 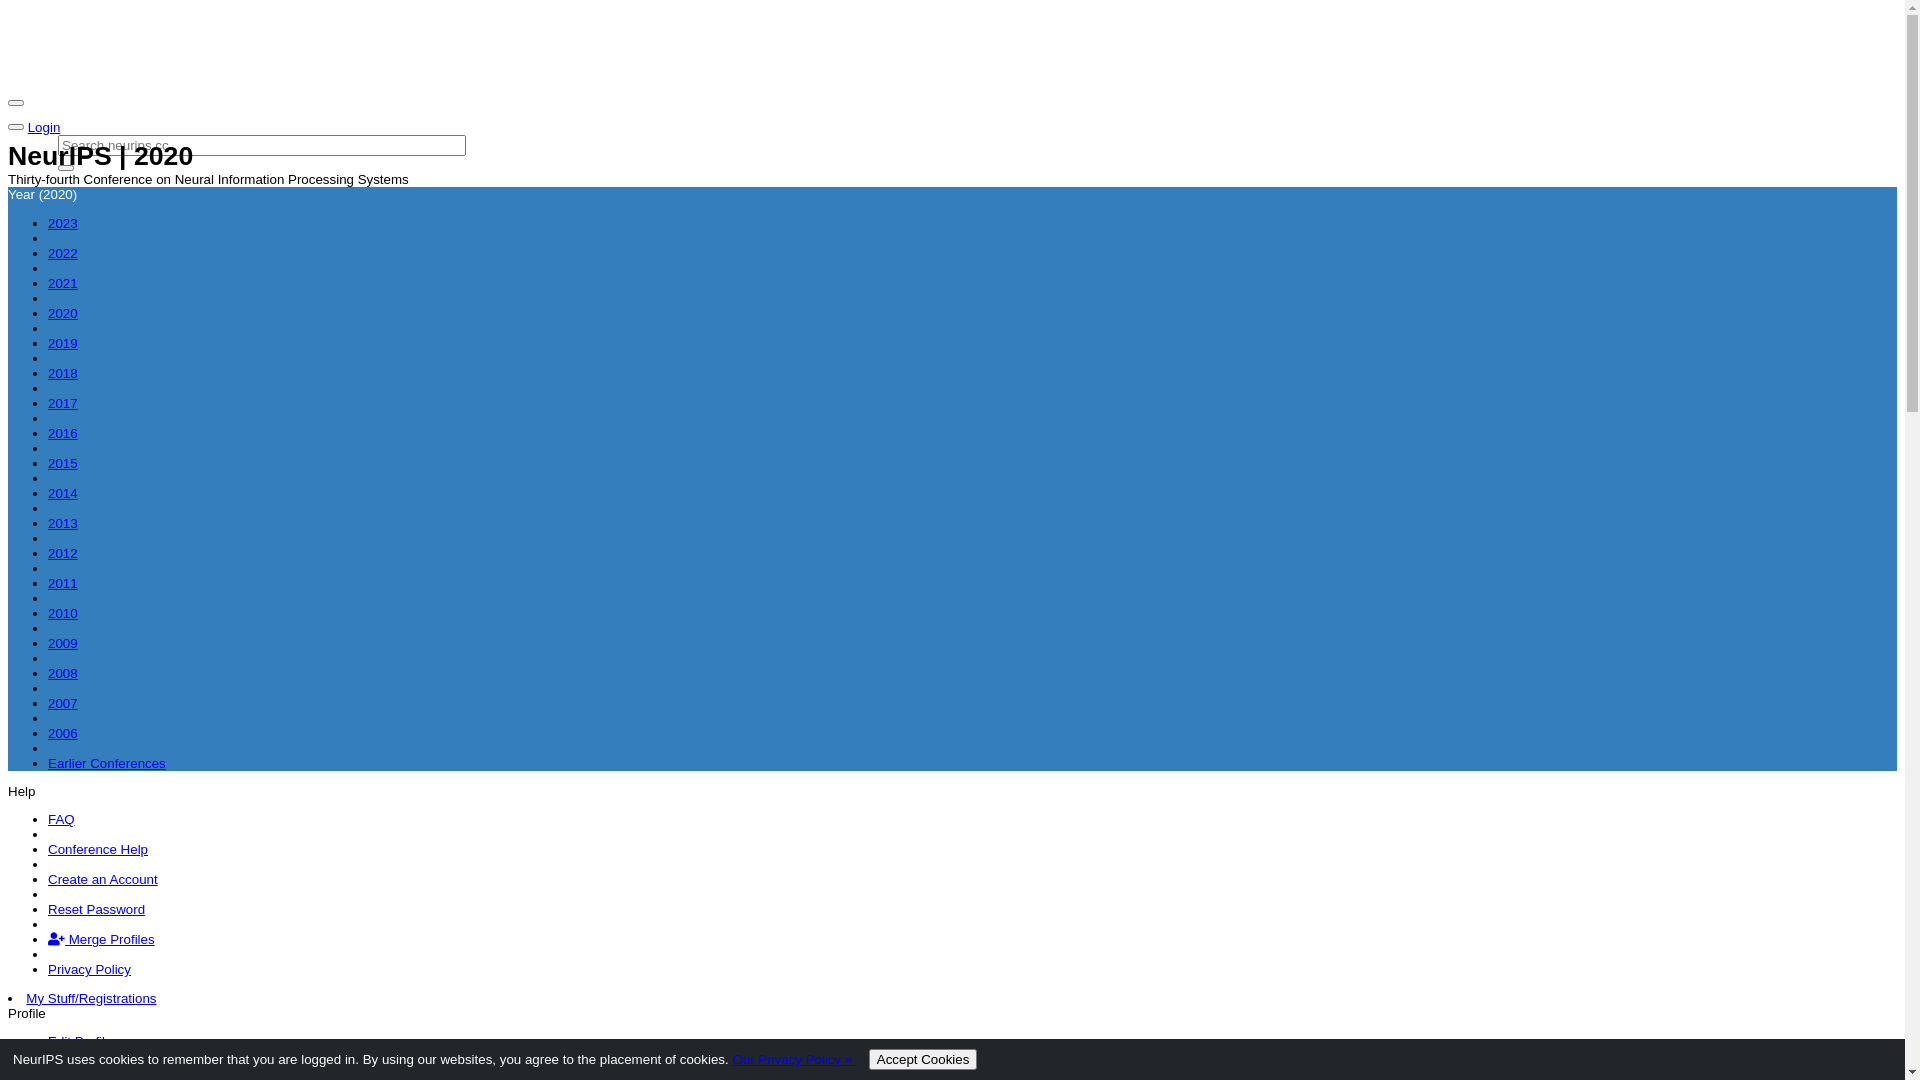 What do you see at coordinates (62, 463) in the screenshot?
I see `'2015'` at bounding box center [62, 463].